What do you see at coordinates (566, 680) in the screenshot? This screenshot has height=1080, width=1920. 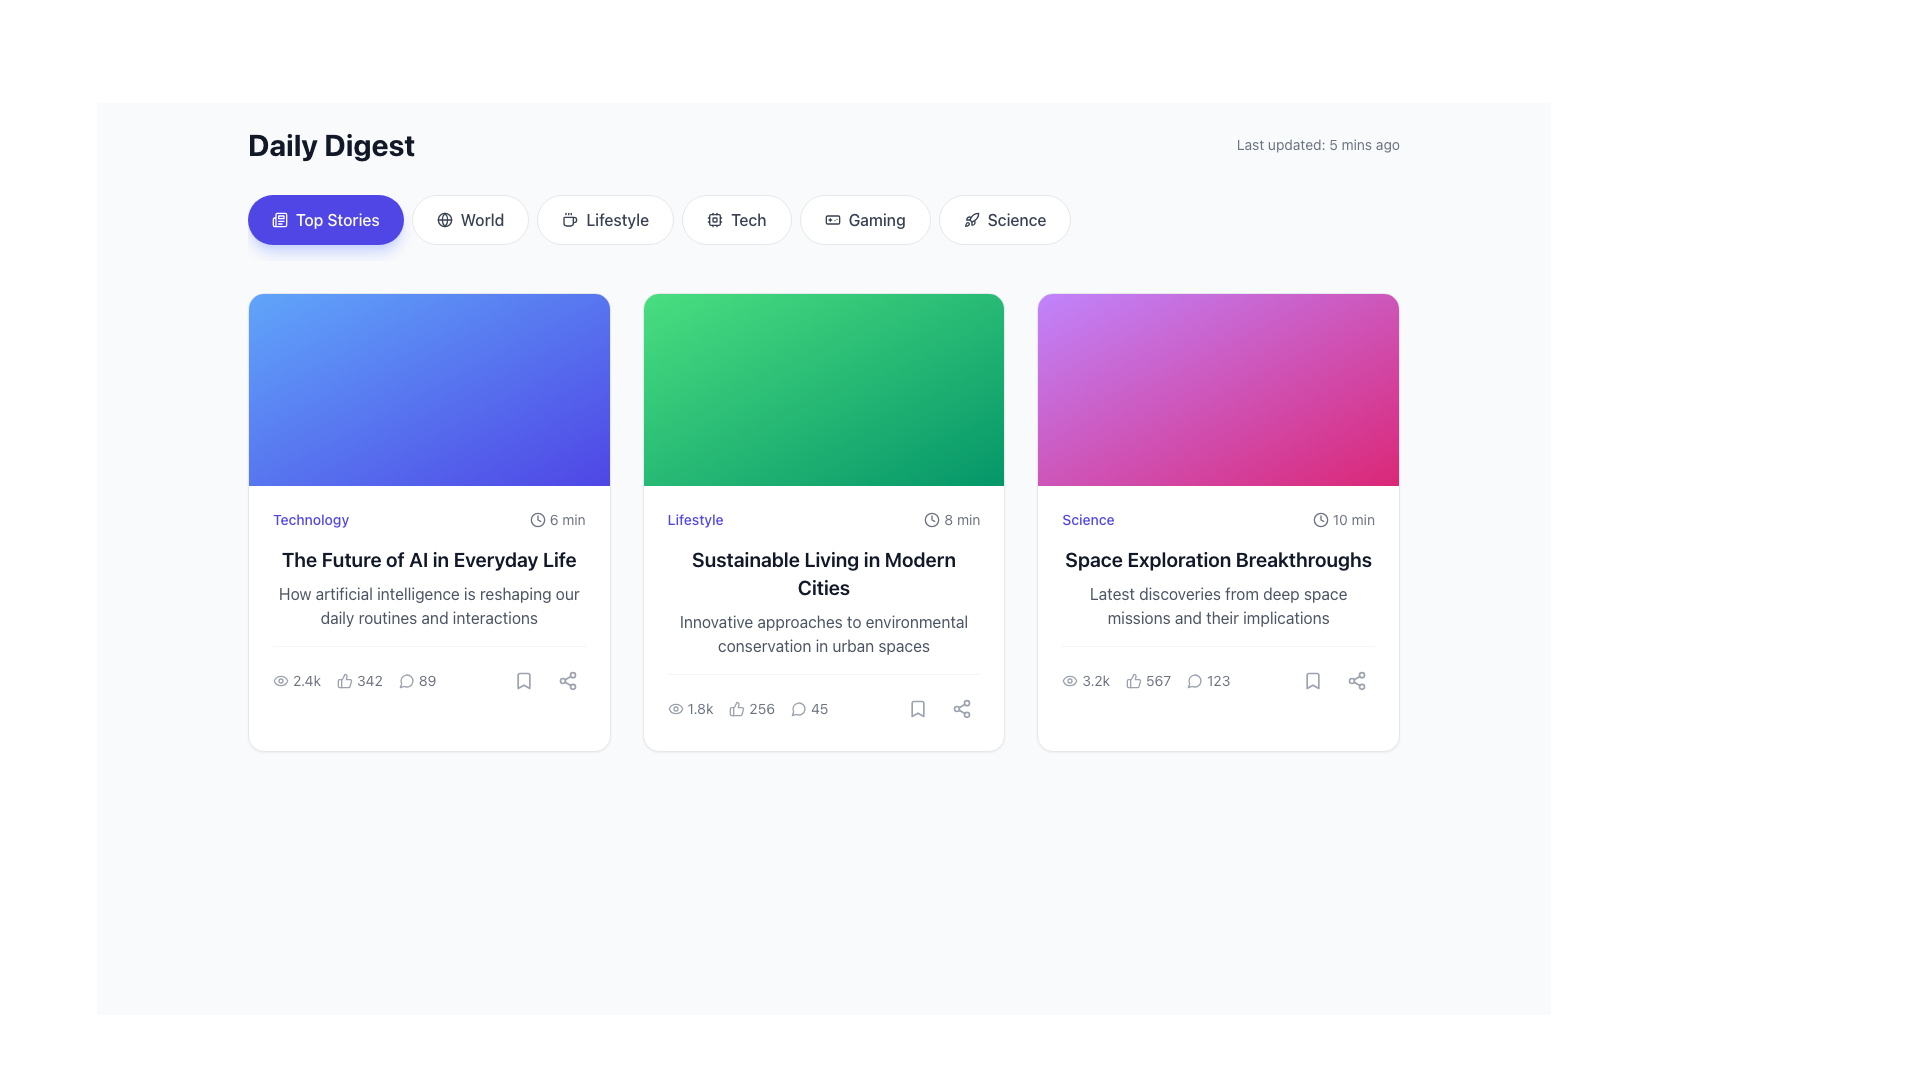 I see `the circular share button located in the bottom-right corner of the first card, which features a share icon represented by three connected dots` at bounding box center [566, 680].